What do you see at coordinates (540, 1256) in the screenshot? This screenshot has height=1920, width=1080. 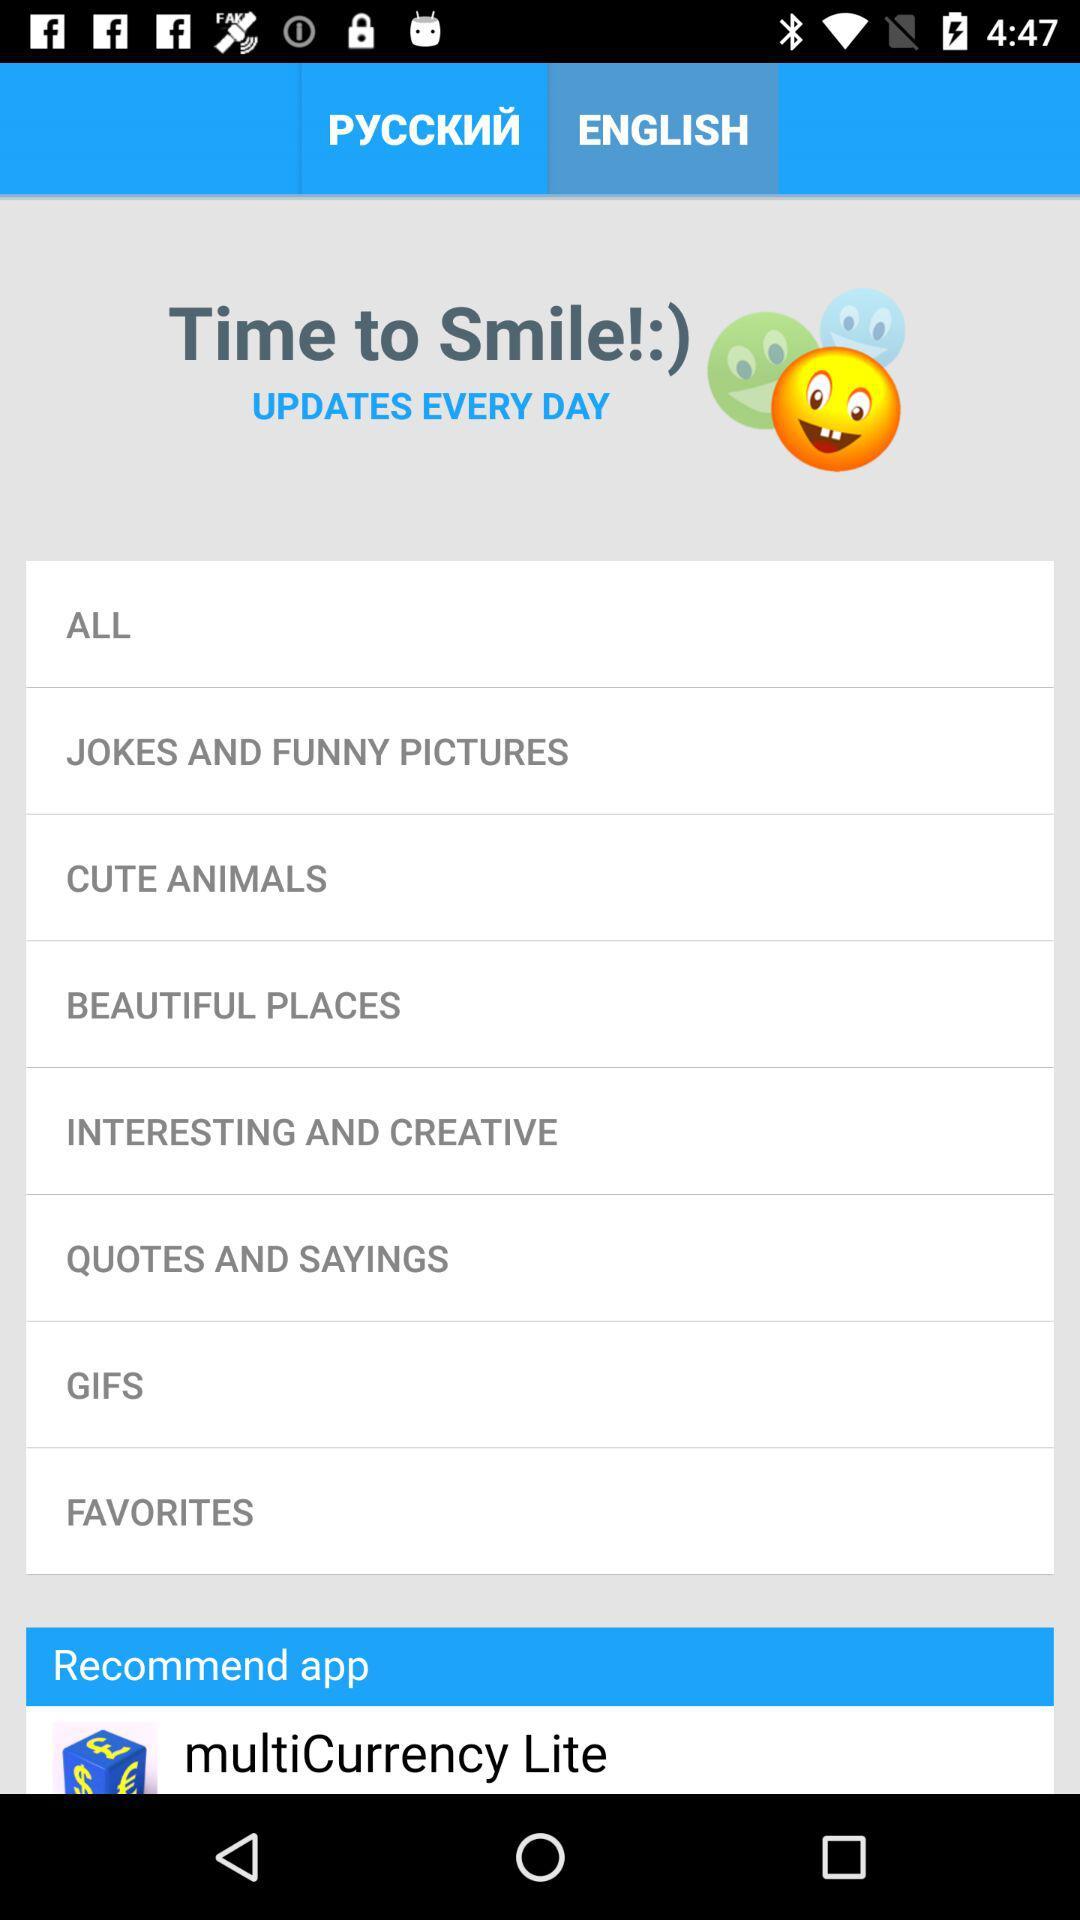 I see `the icon below the interesting and creative item` at bounding box center [540, 1256].